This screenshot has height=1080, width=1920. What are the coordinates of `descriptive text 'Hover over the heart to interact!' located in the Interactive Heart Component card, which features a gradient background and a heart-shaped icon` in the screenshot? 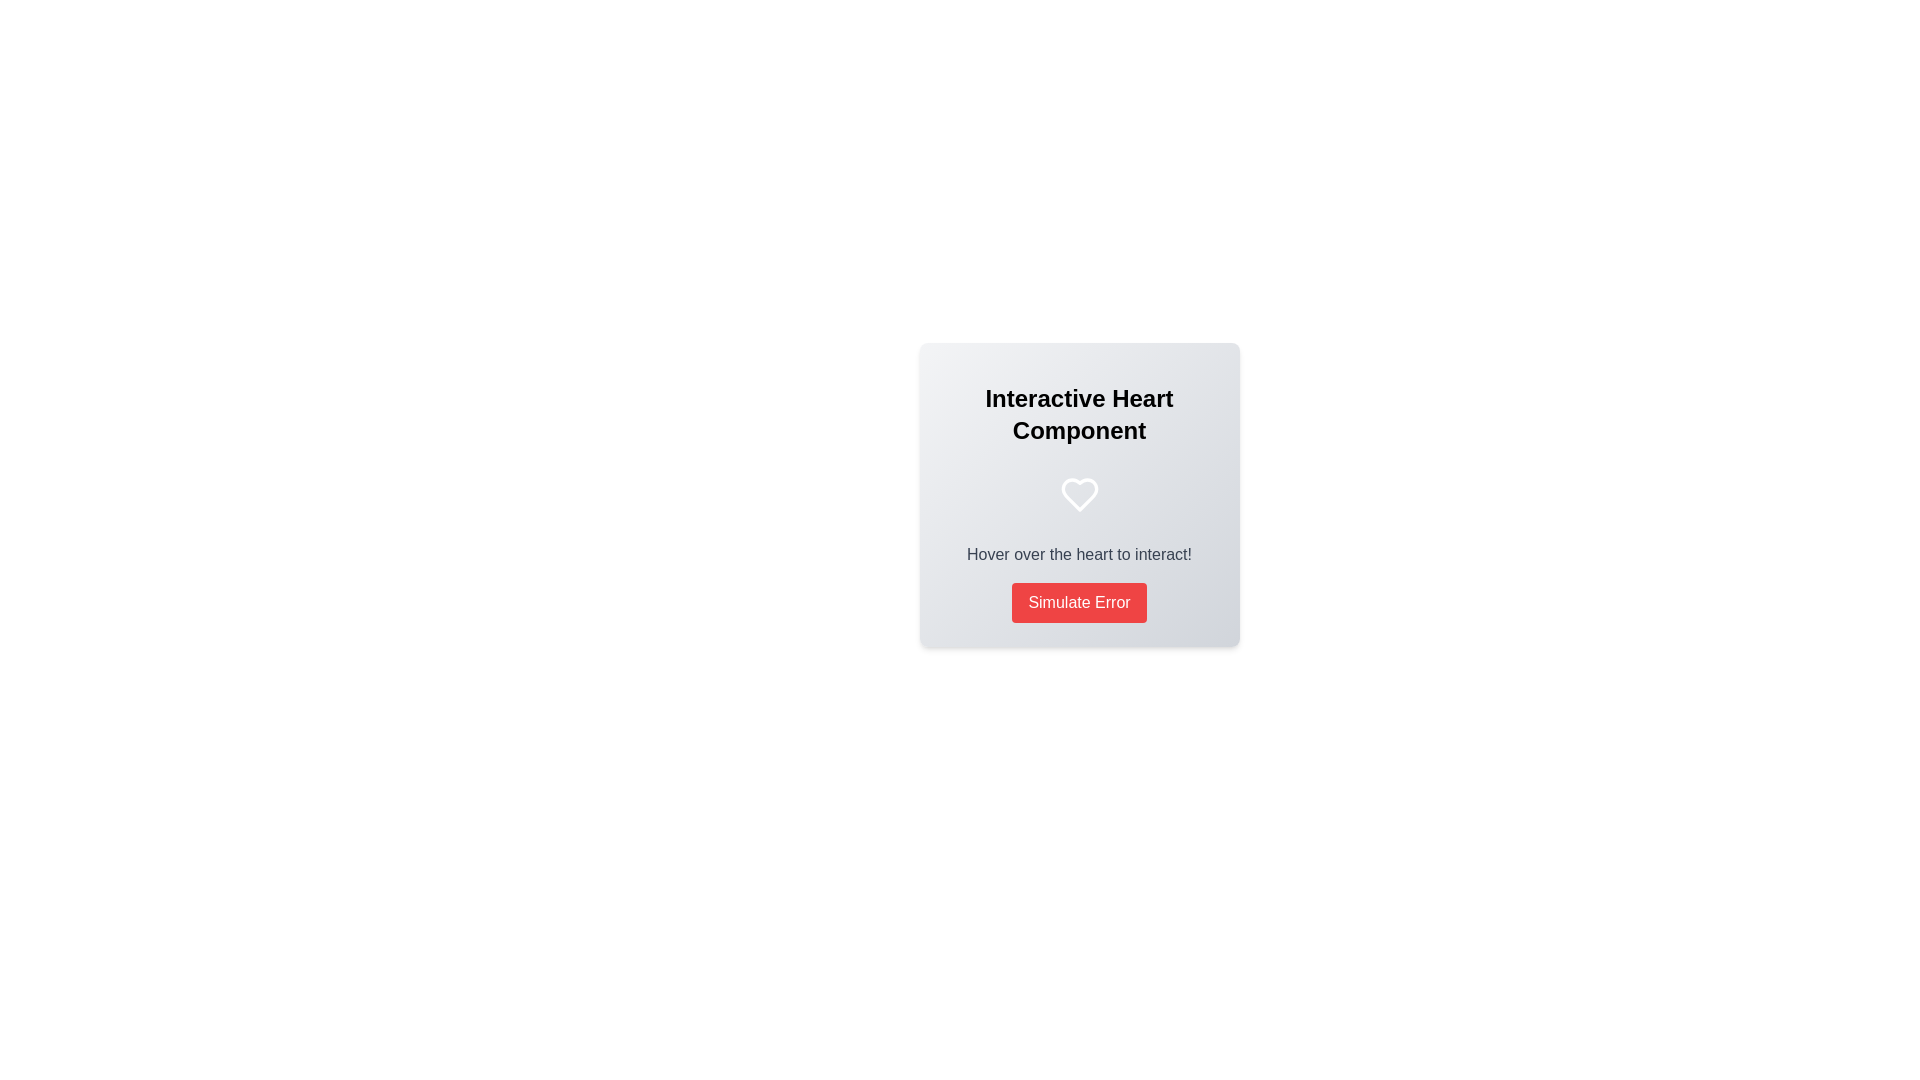 It's located at (1078, 494).